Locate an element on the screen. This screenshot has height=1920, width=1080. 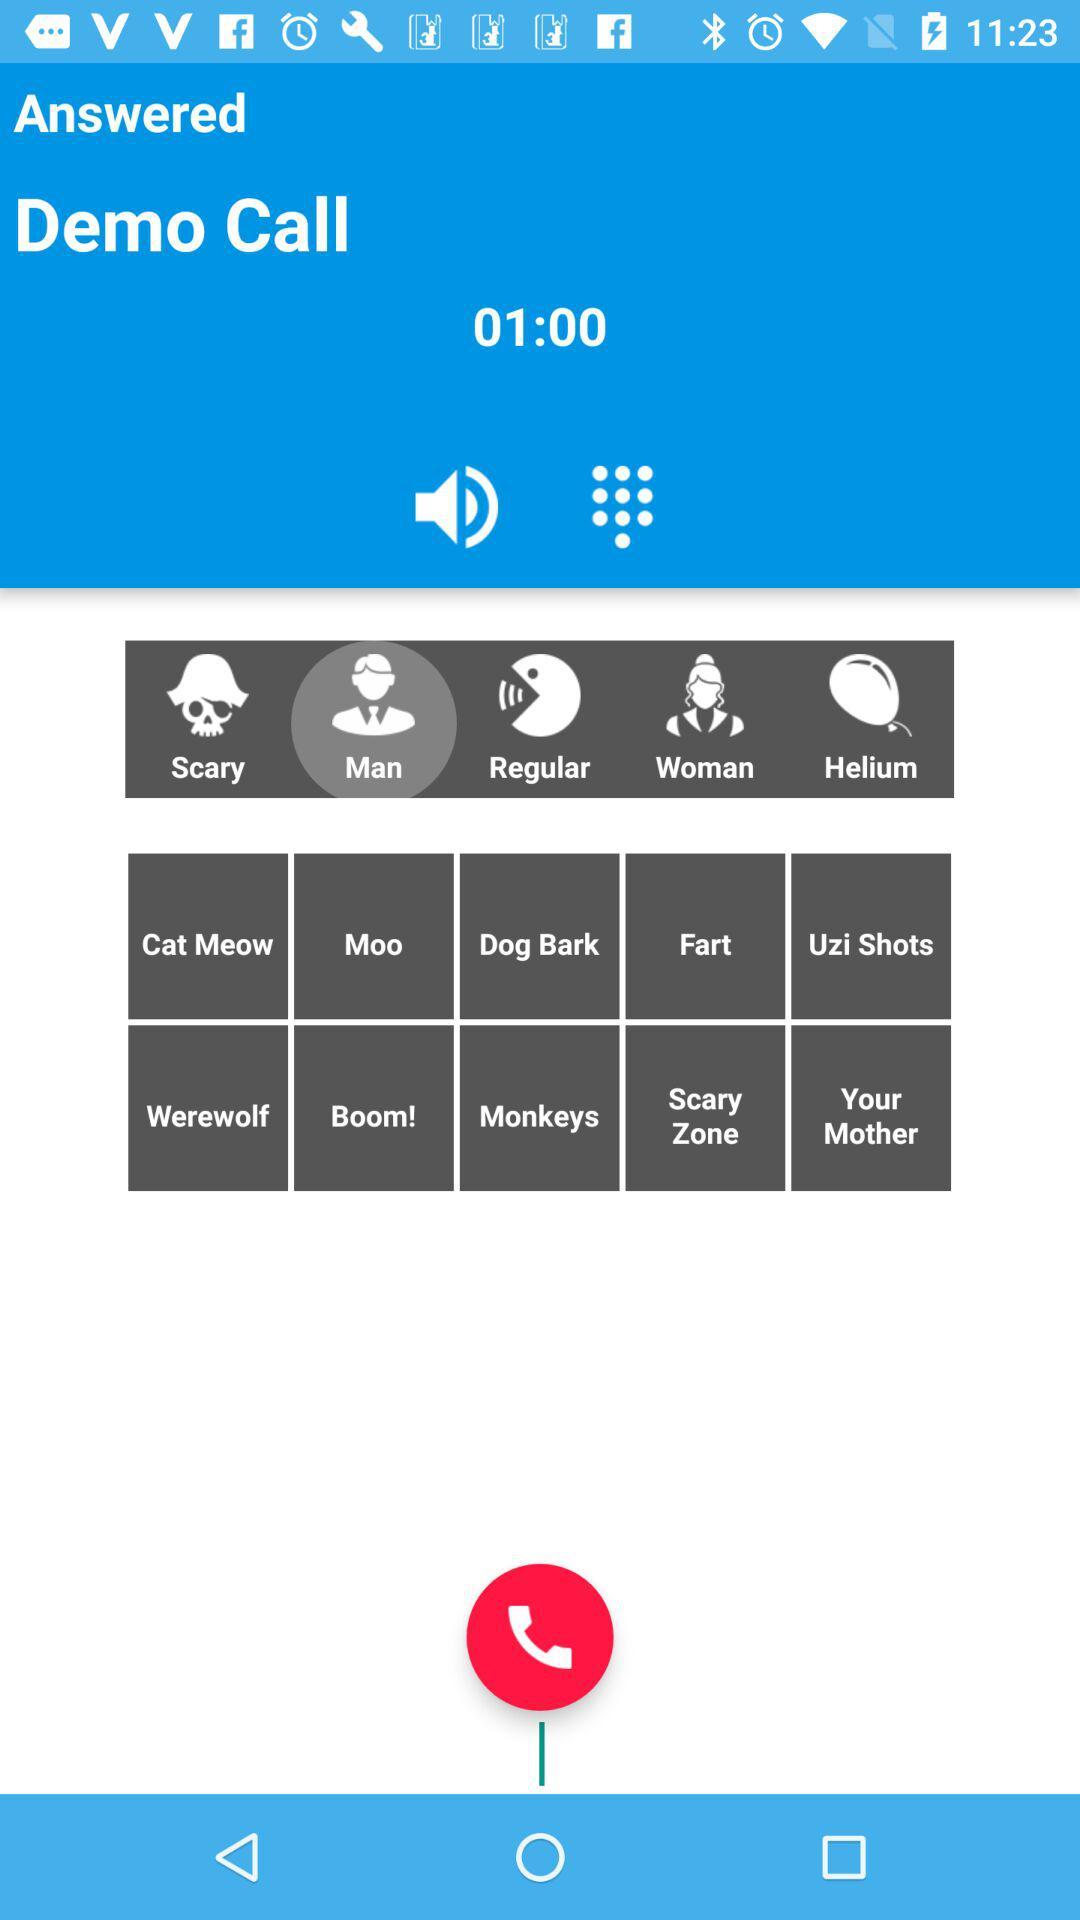
icon above the dog bark item is located at coordinates (704, 719).